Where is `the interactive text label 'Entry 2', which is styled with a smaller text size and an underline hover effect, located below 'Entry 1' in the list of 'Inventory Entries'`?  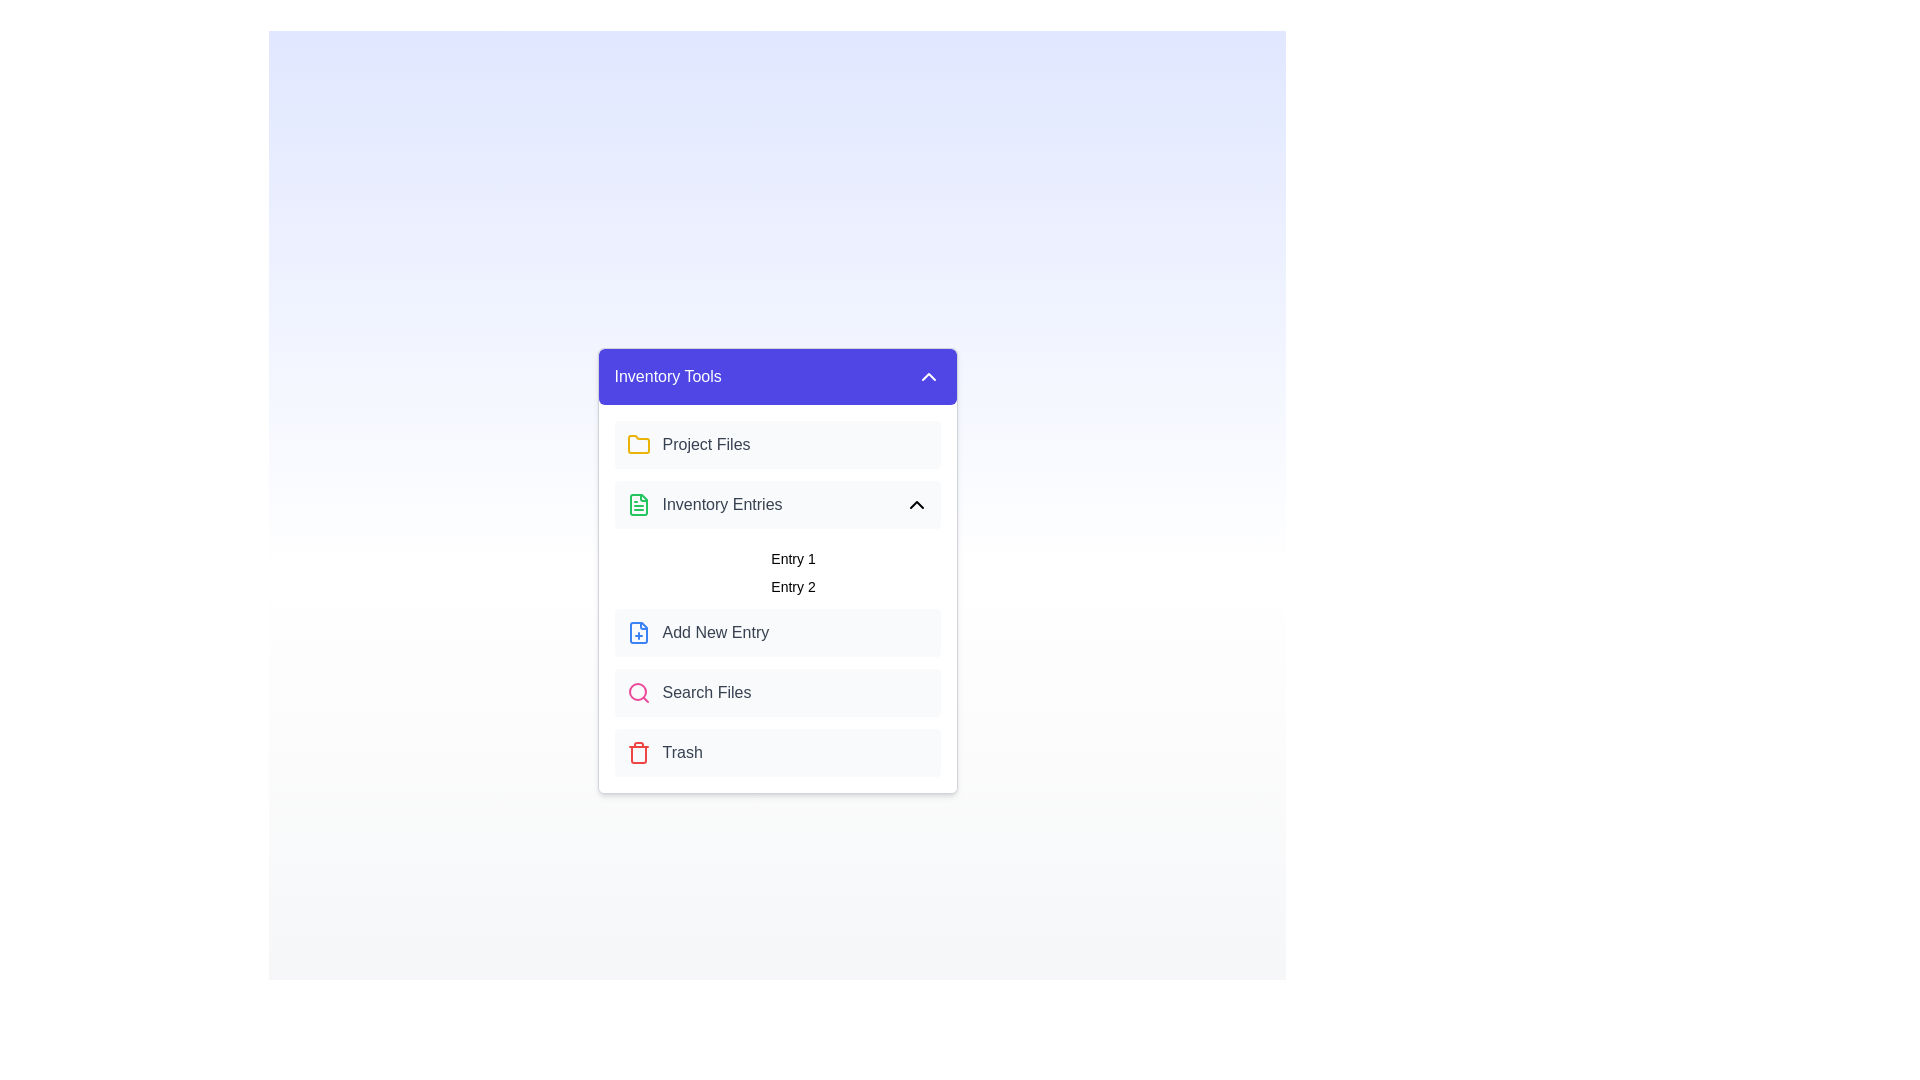 the interactive text label 'Entry 2', which is styled with a smaller text size and an underline hover effect, located below 'Entry 1' in the list of 'Inventory Entries' is located at coordinates (792, 585).